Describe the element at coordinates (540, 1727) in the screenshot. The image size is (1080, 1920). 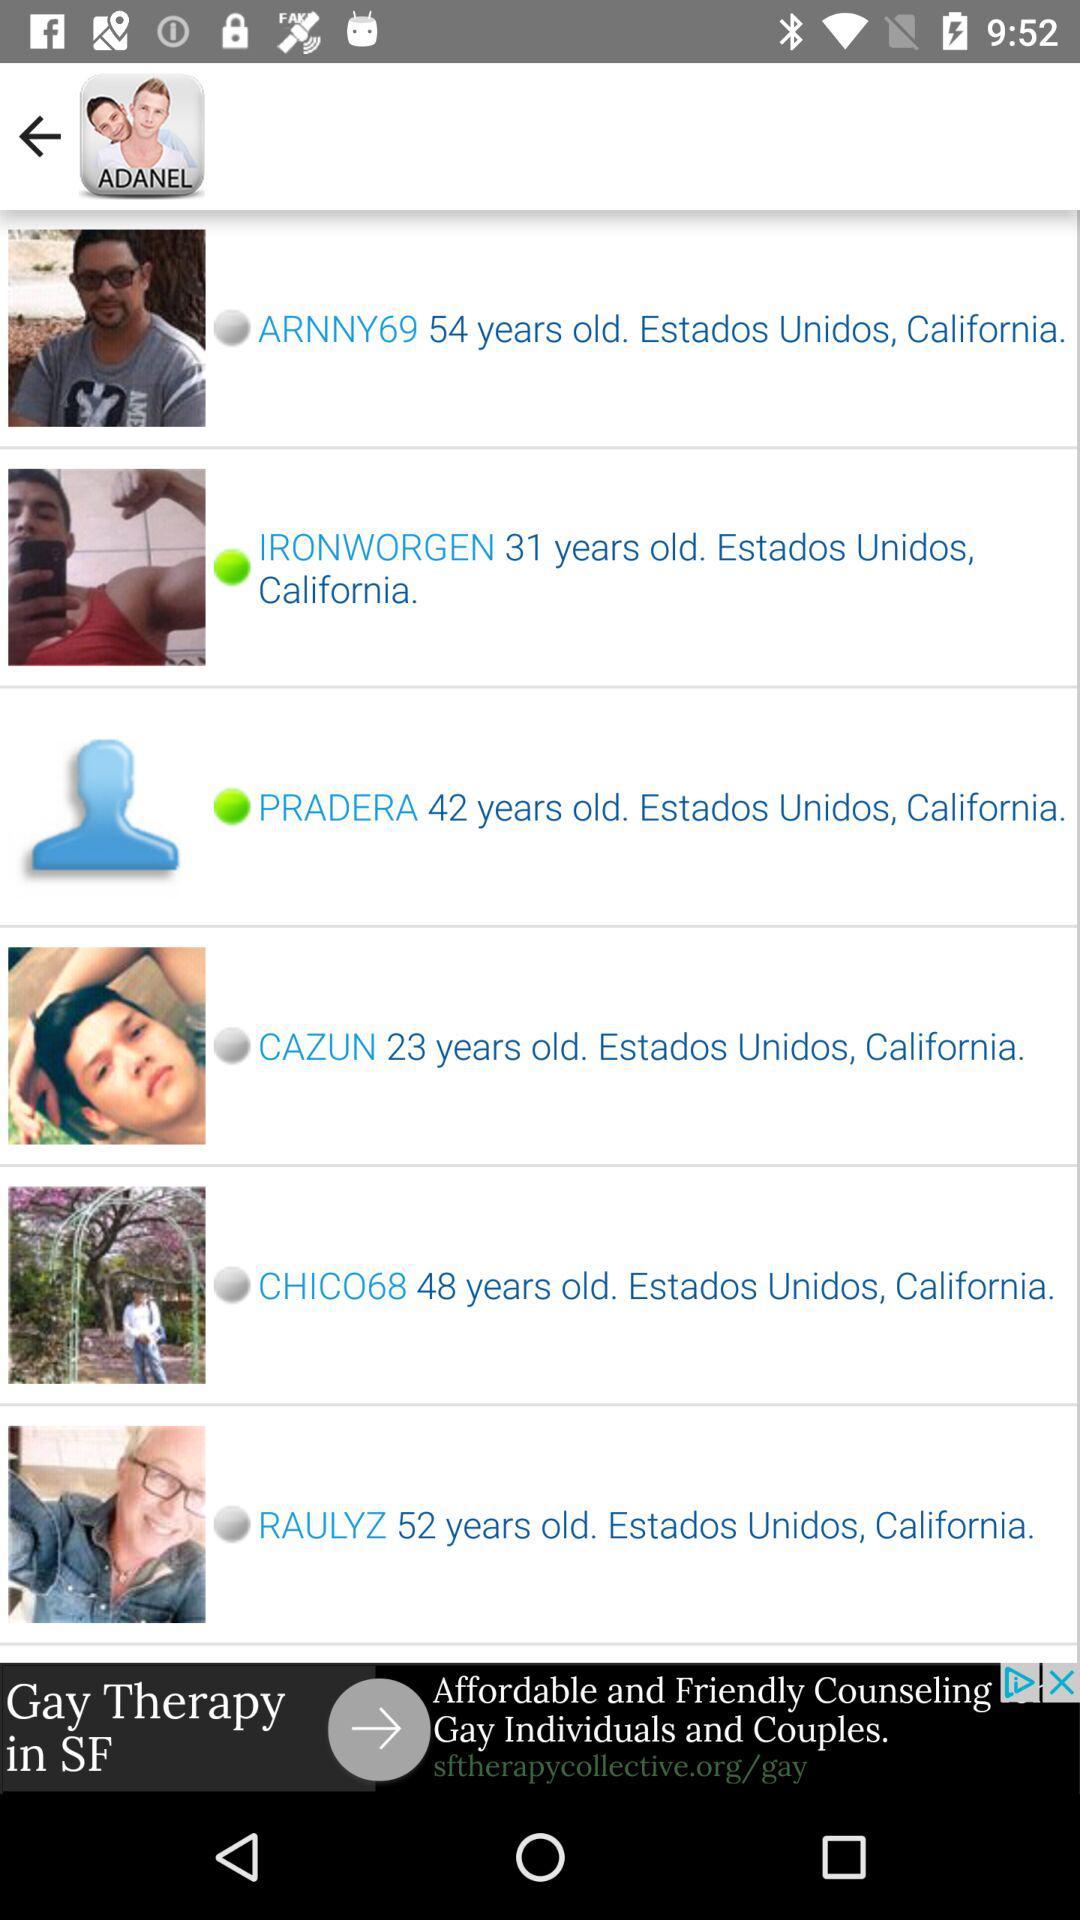
I see `advertisement banner` at that location.